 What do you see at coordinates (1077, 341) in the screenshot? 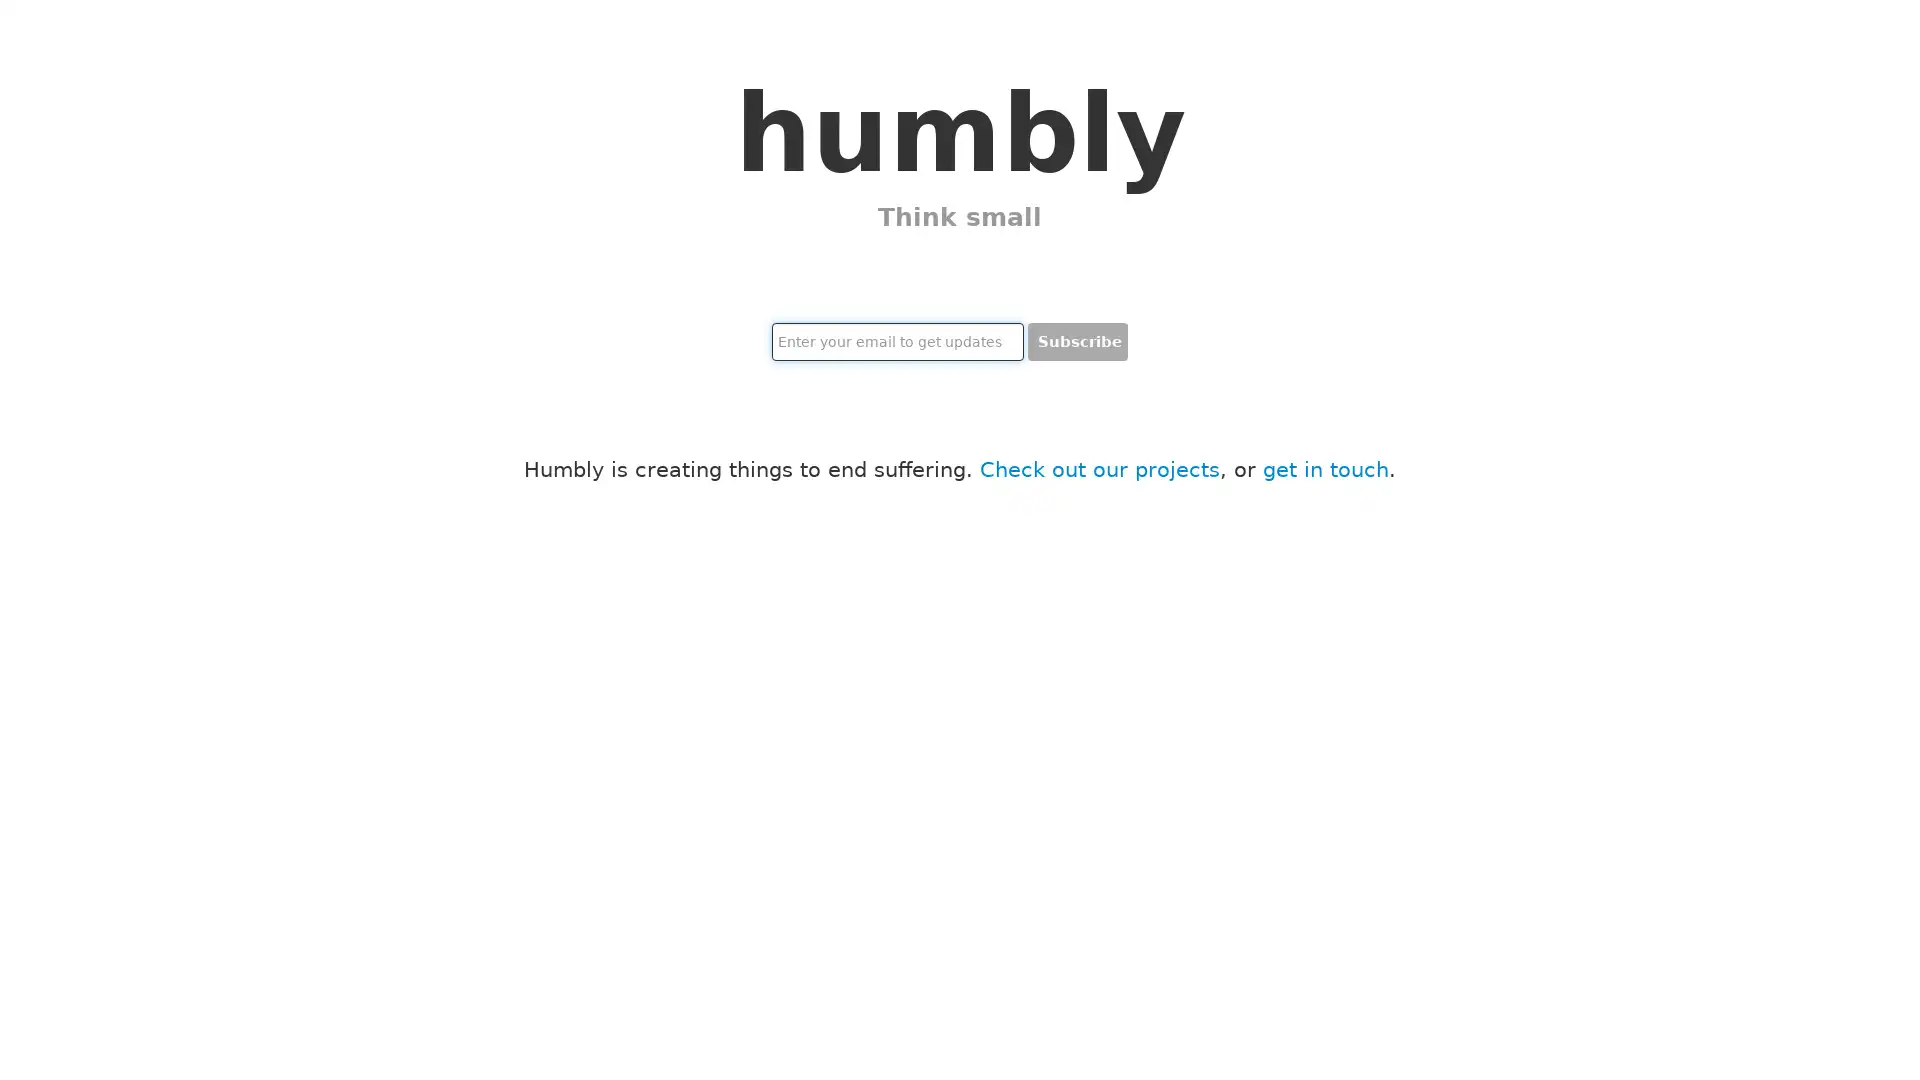
I see `Subscribe` at bounding box center [1077, 341].